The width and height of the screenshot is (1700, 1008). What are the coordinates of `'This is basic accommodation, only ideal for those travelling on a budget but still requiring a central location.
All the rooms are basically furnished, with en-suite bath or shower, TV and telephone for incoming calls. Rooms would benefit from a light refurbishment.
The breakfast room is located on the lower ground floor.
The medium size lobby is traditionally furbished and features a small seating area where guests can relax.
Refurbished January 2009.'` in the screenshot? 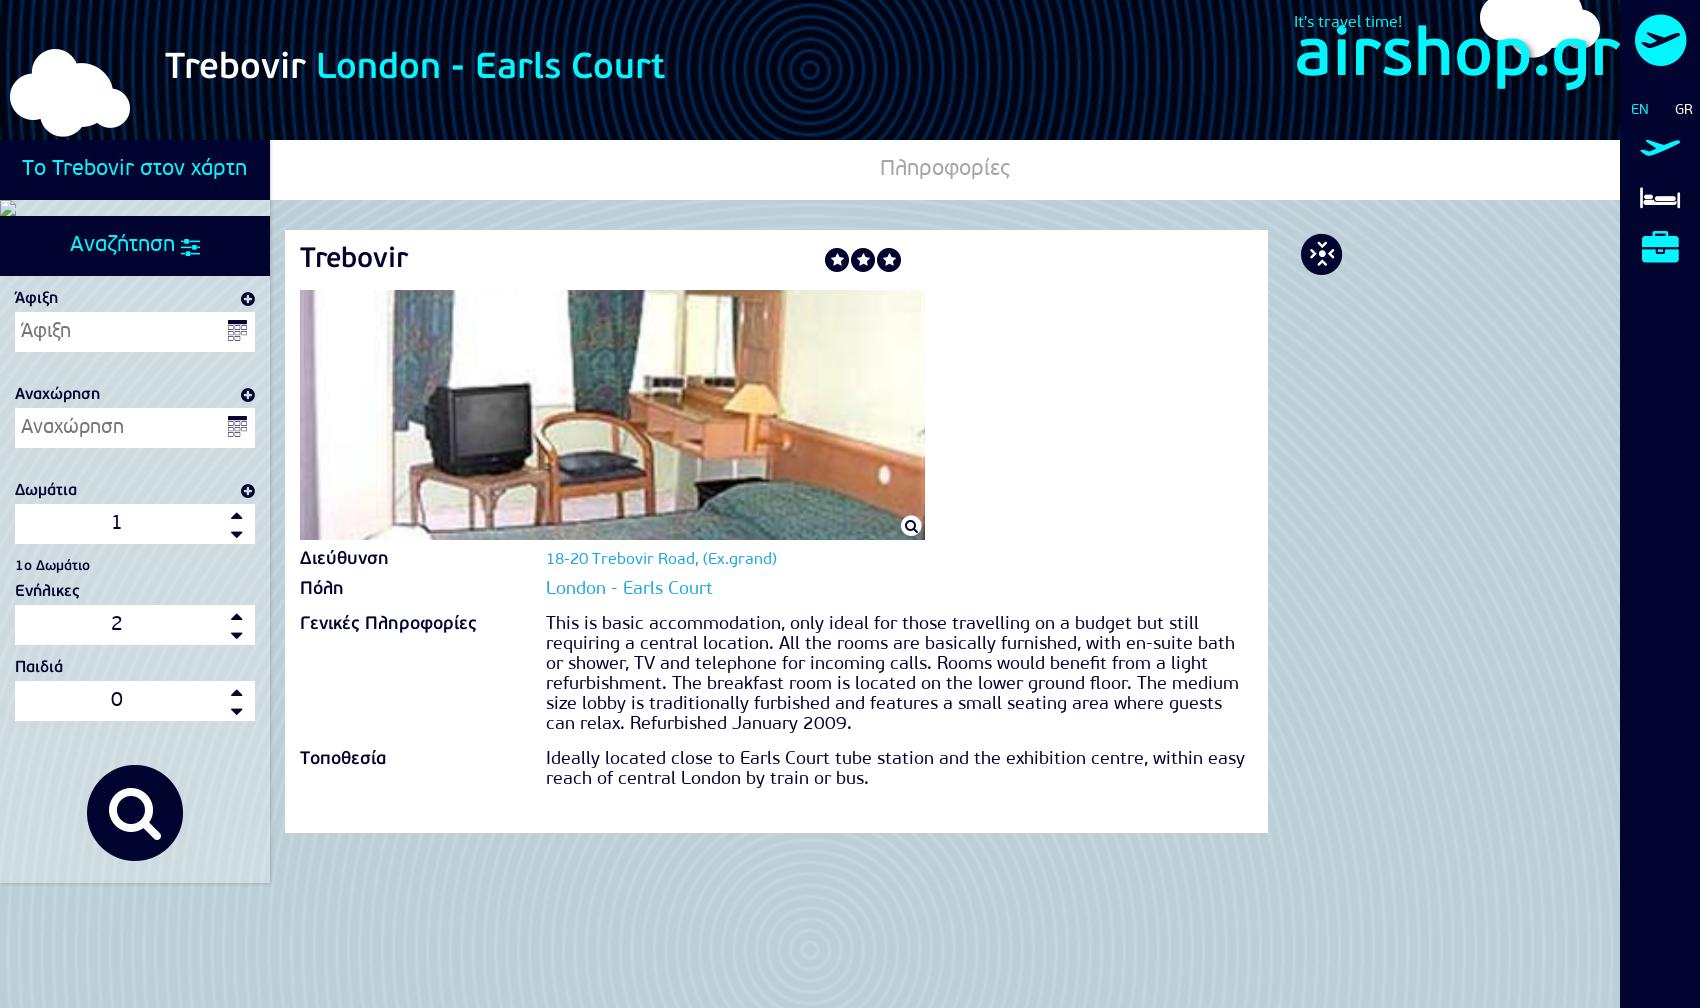 It's located at (891, 674).